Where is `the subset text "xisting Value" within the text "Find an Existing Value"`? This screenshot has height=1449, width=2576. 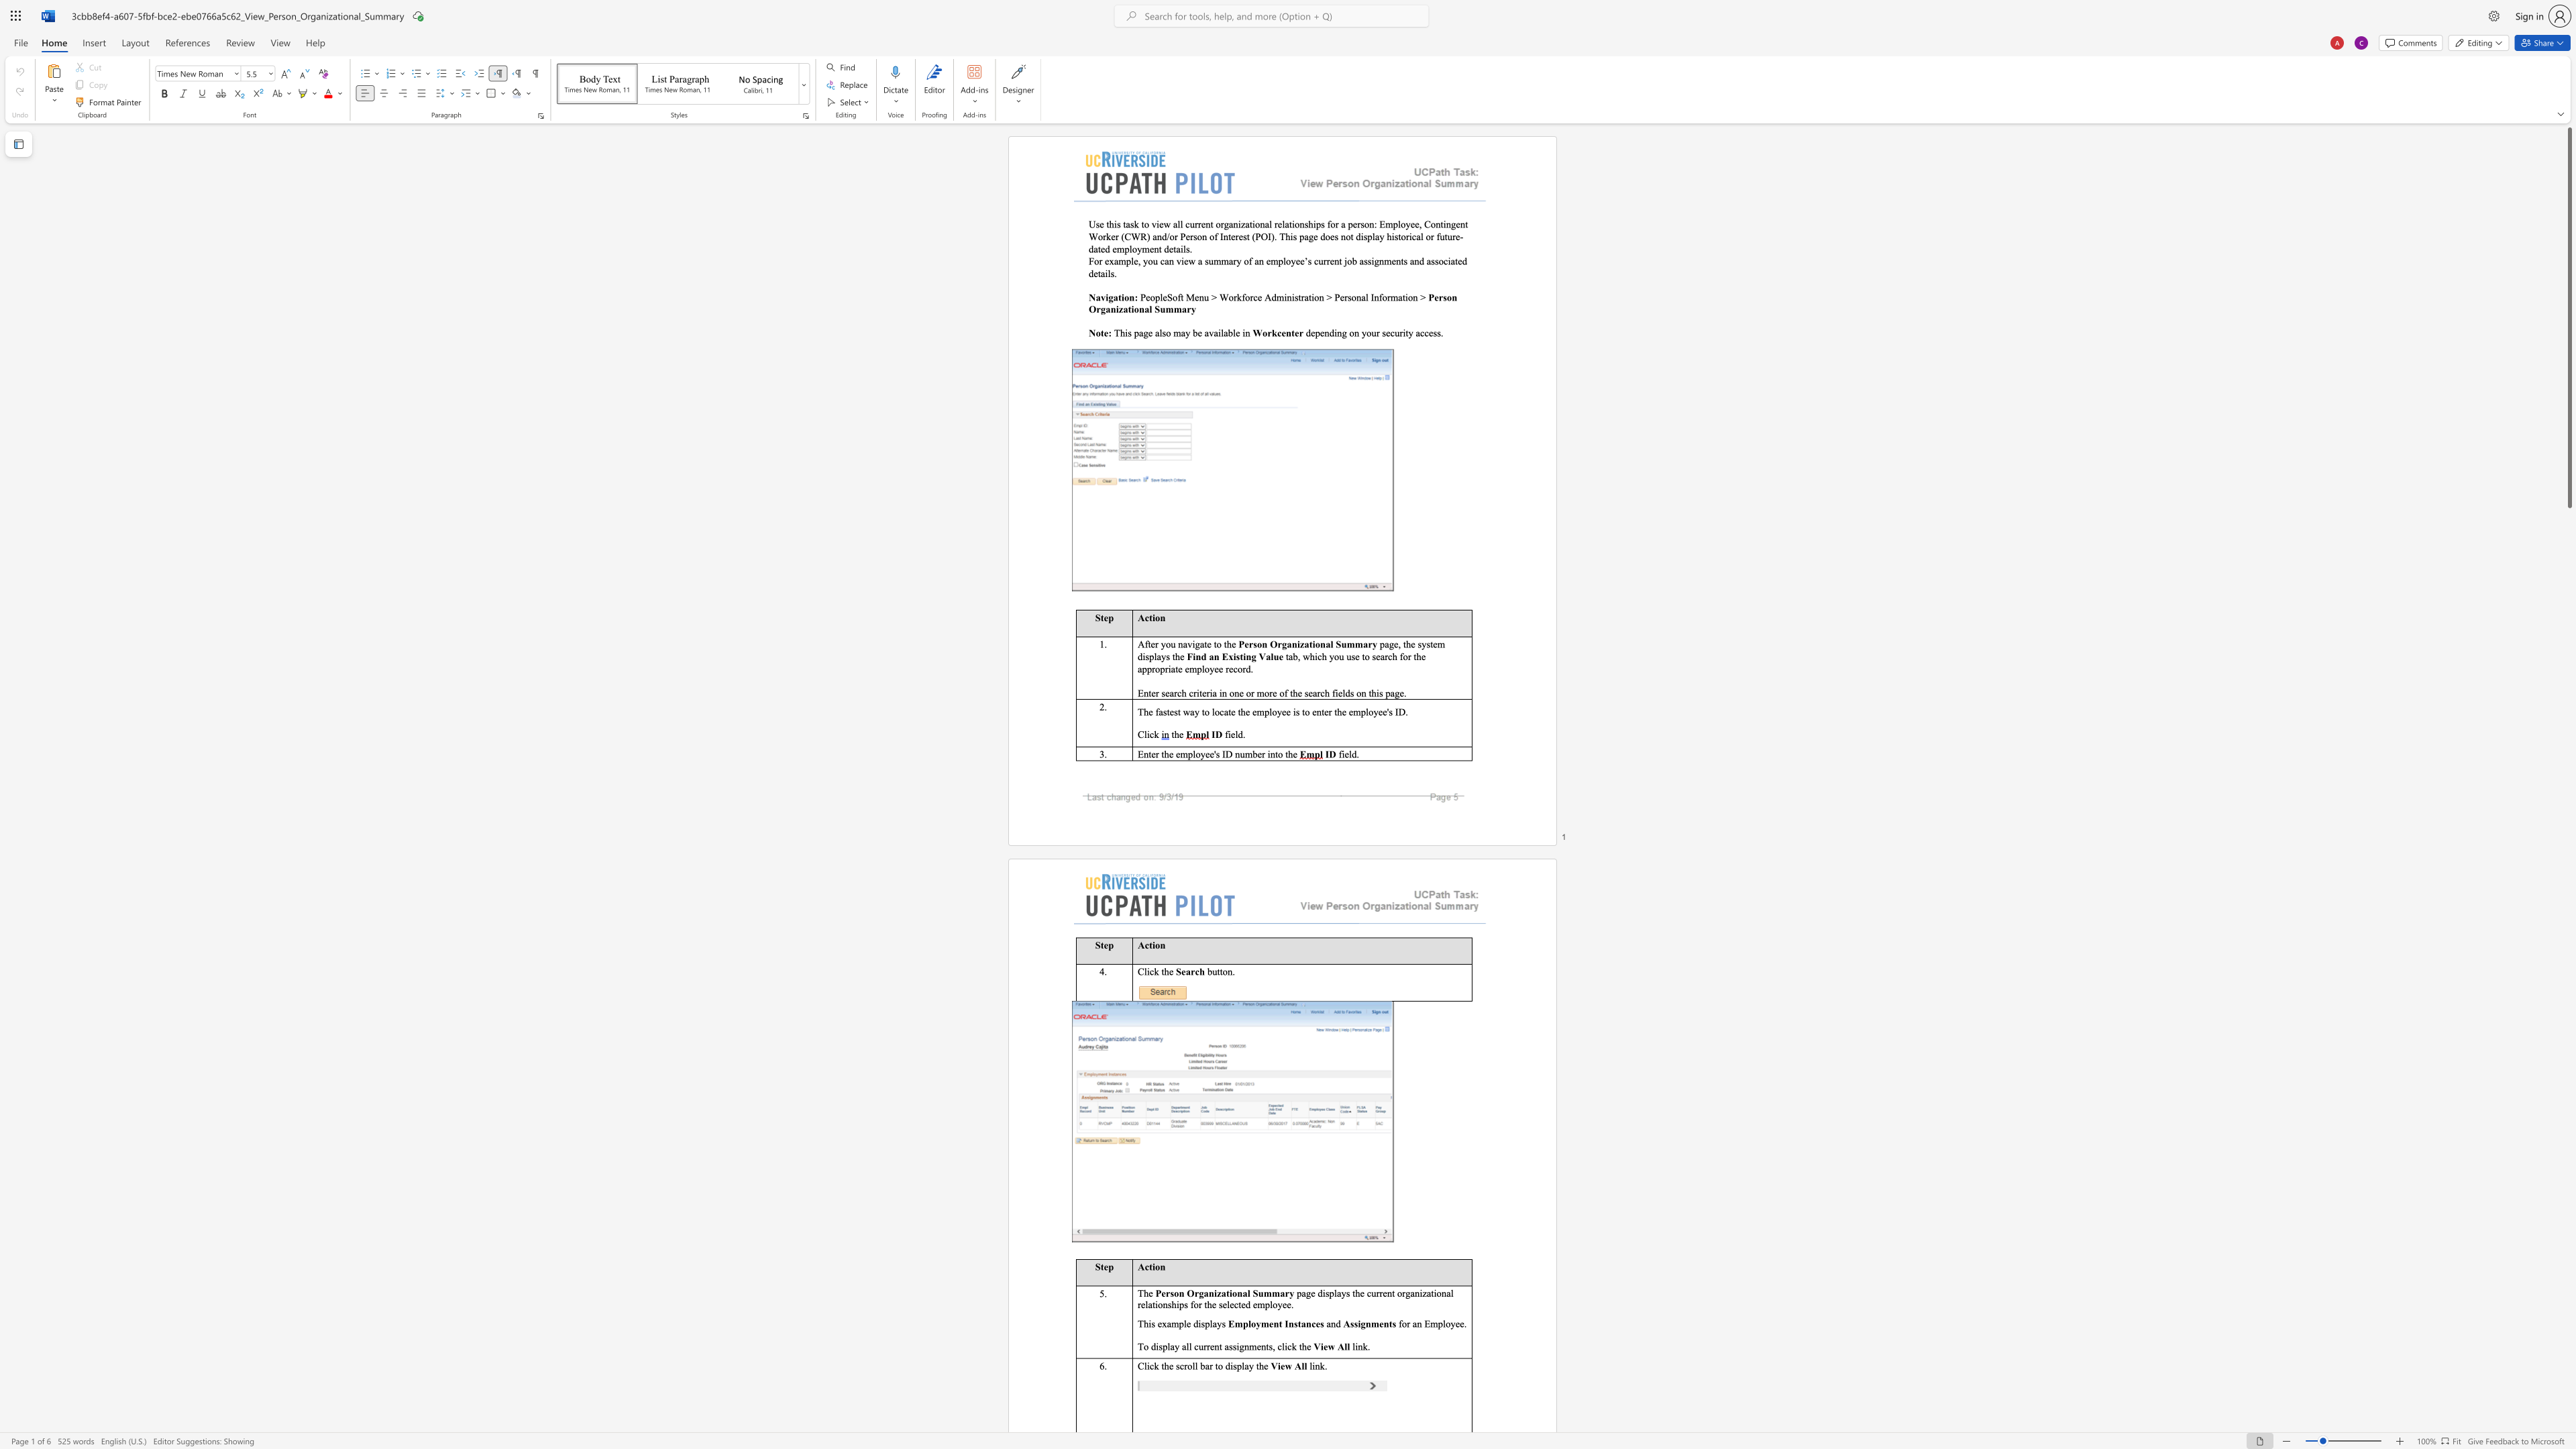
the subset text "xisting Value" within the text "Find an Existing Value" is located at coordinates (1228, 655).